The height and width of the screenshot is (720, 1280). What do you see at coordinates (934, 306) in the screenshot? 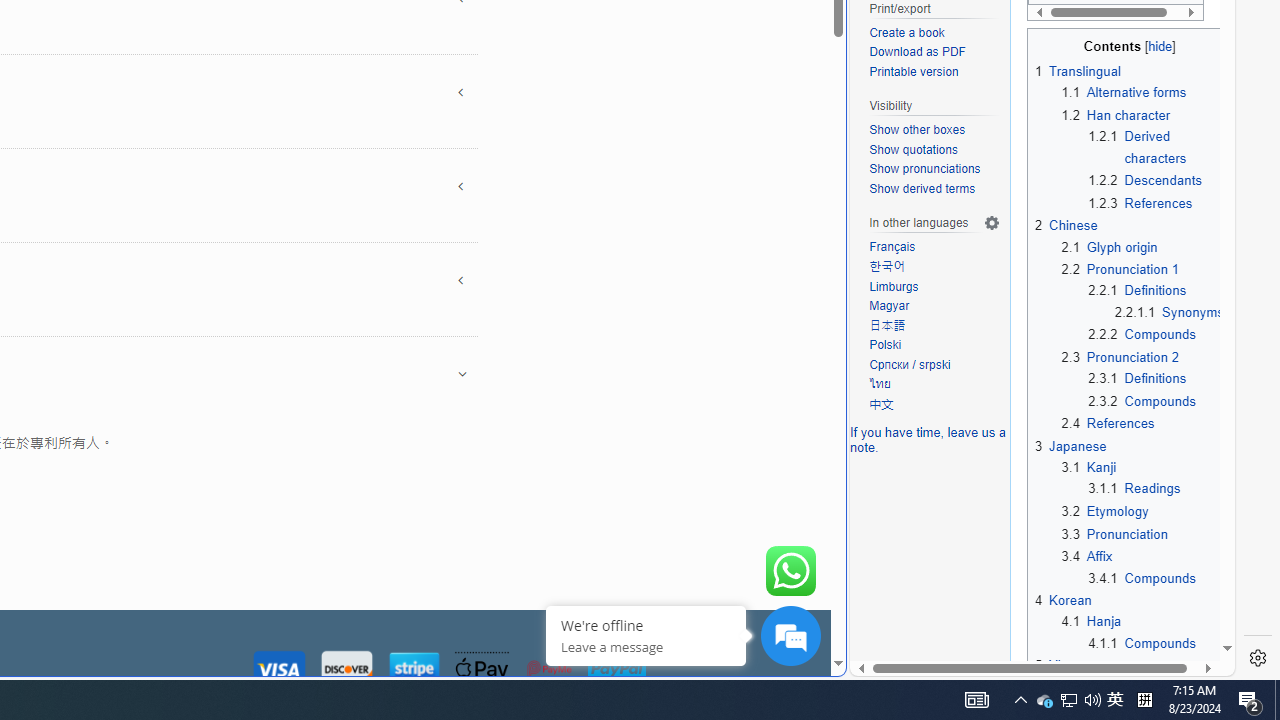
I see `'Magyar'` at bounding box center [934, 306].